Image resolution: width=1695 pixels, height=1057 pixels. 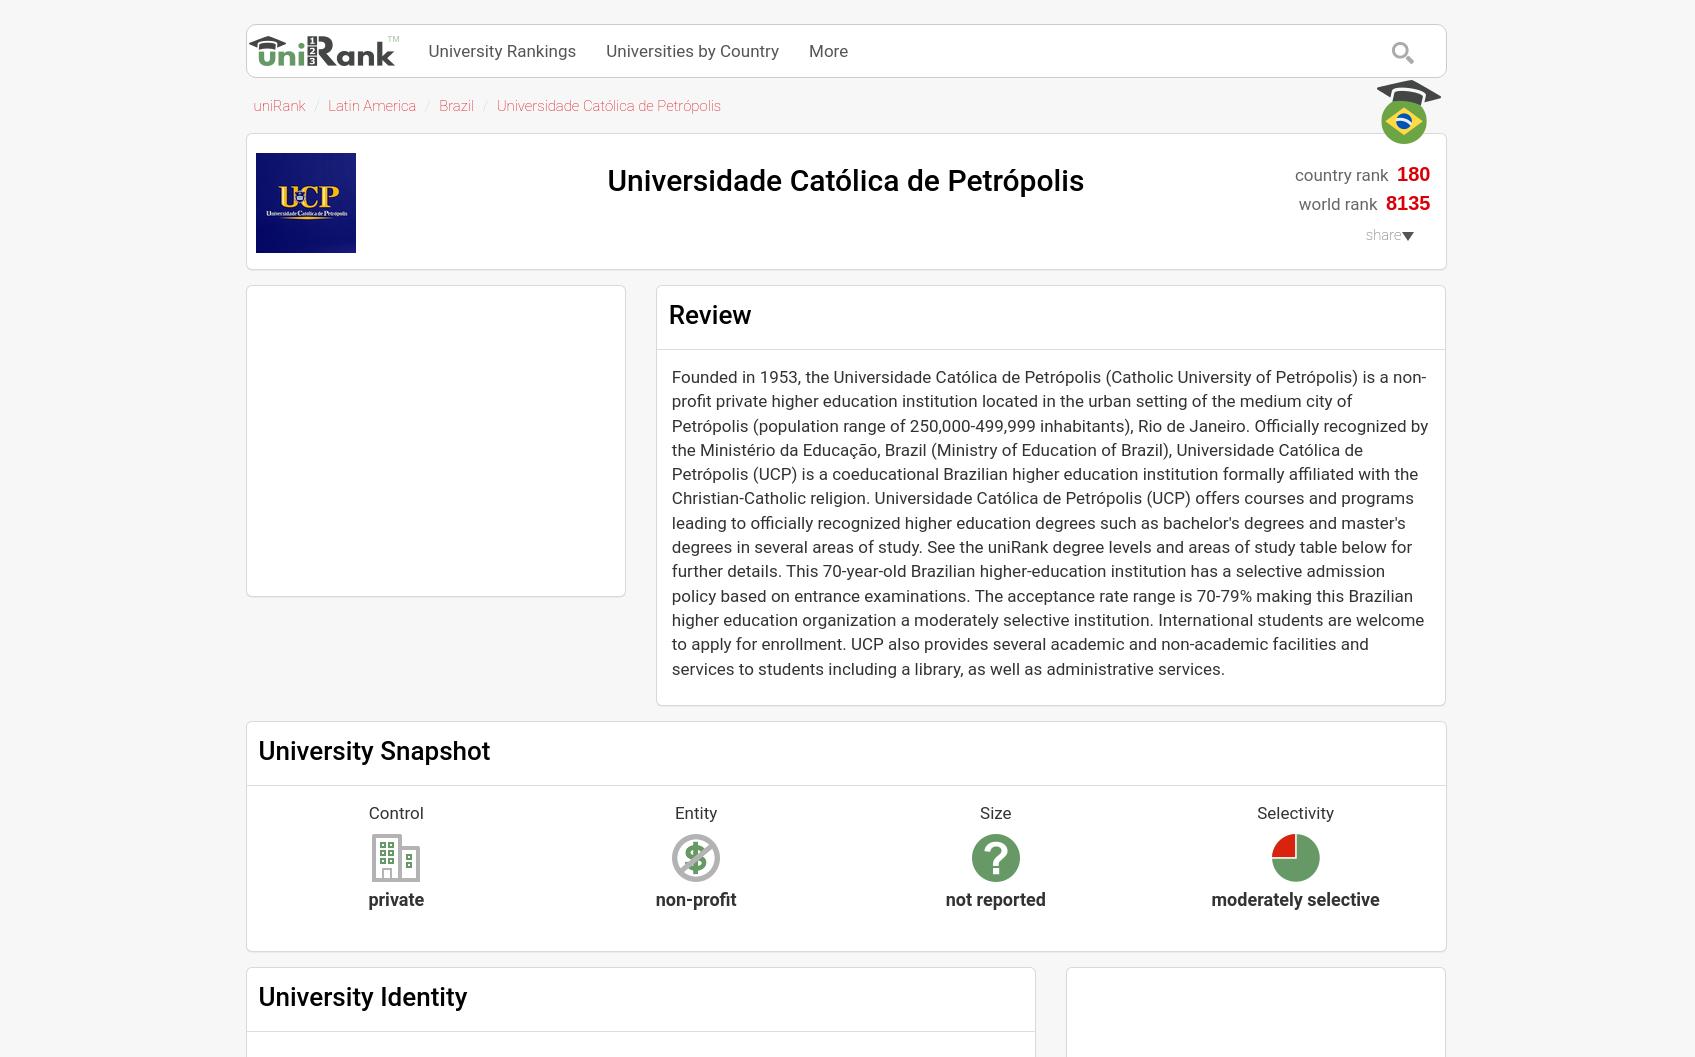 I want to click on 'University Snapshot', so click(x=256, y=749).